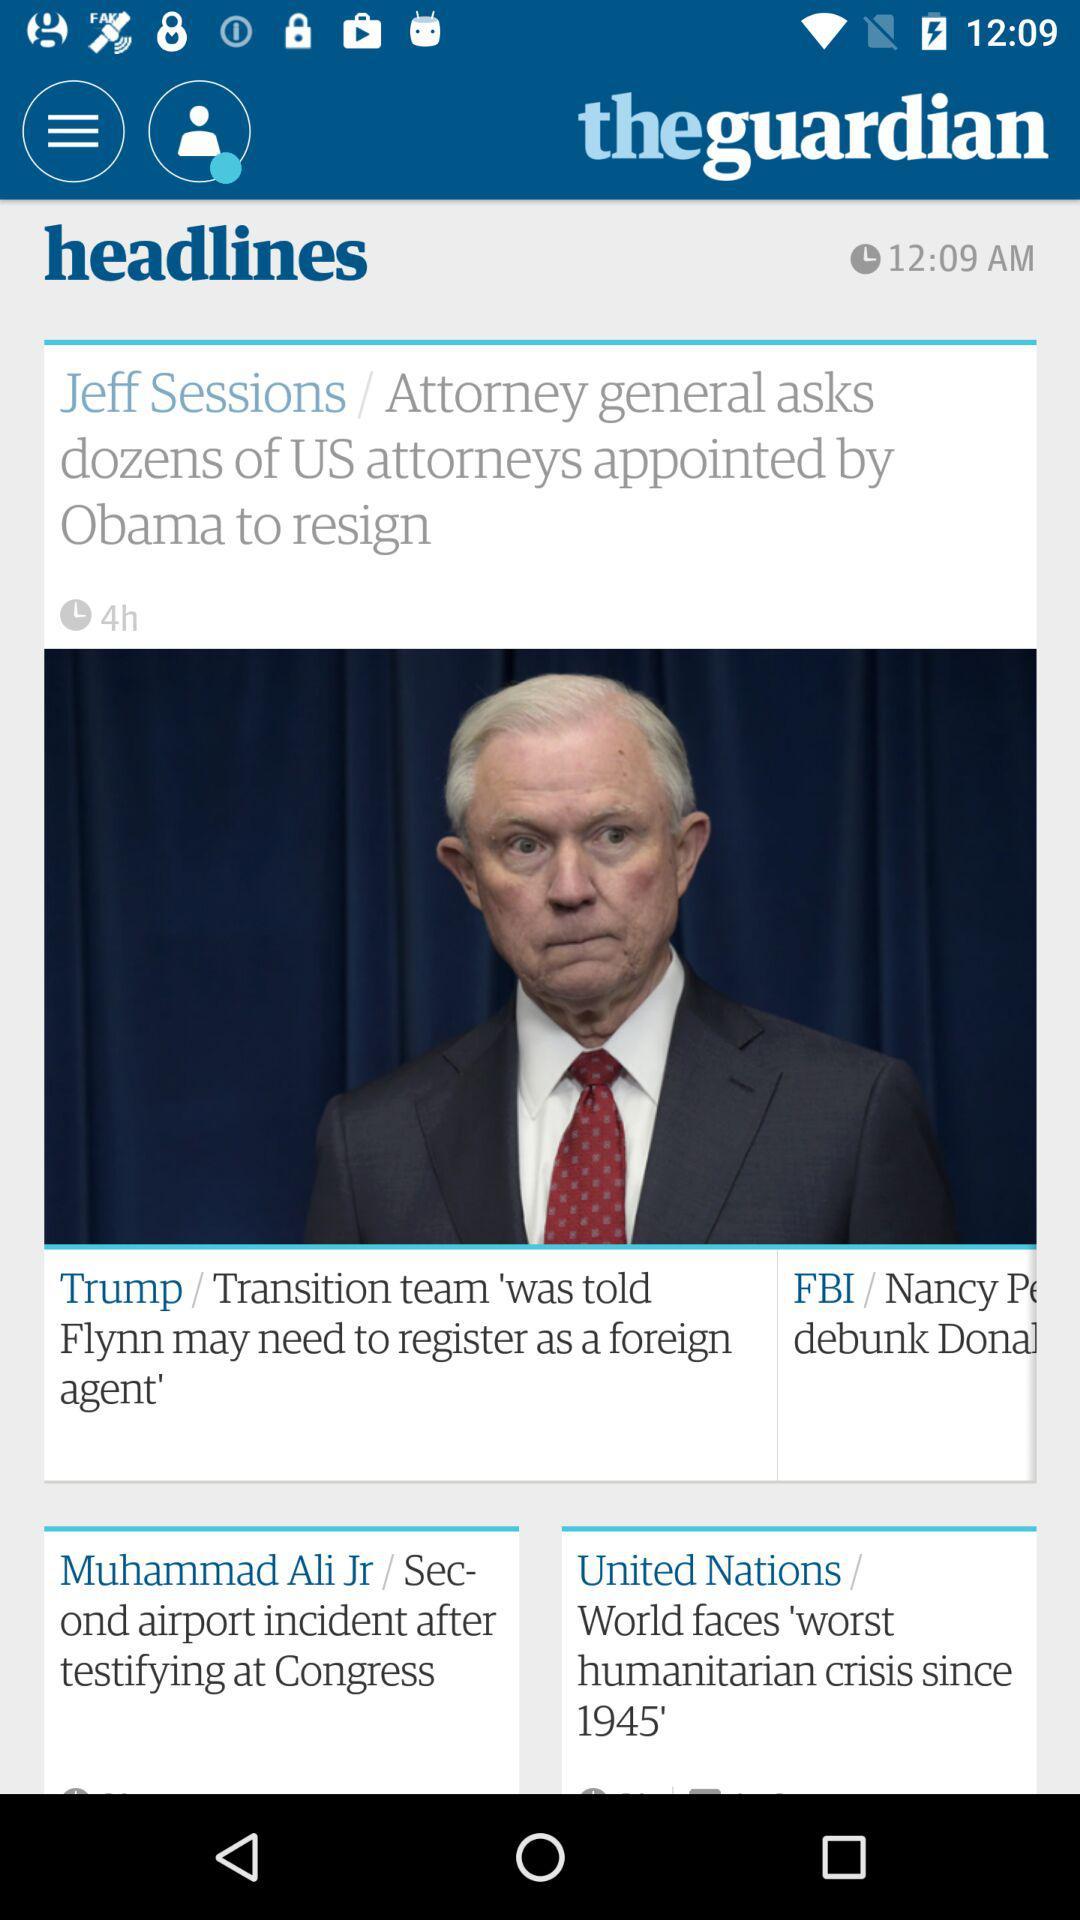  What do you see at coordinates (281, 1660) in the screenshot?
I see `the bottom left text` at bounding box center [281, 1660].